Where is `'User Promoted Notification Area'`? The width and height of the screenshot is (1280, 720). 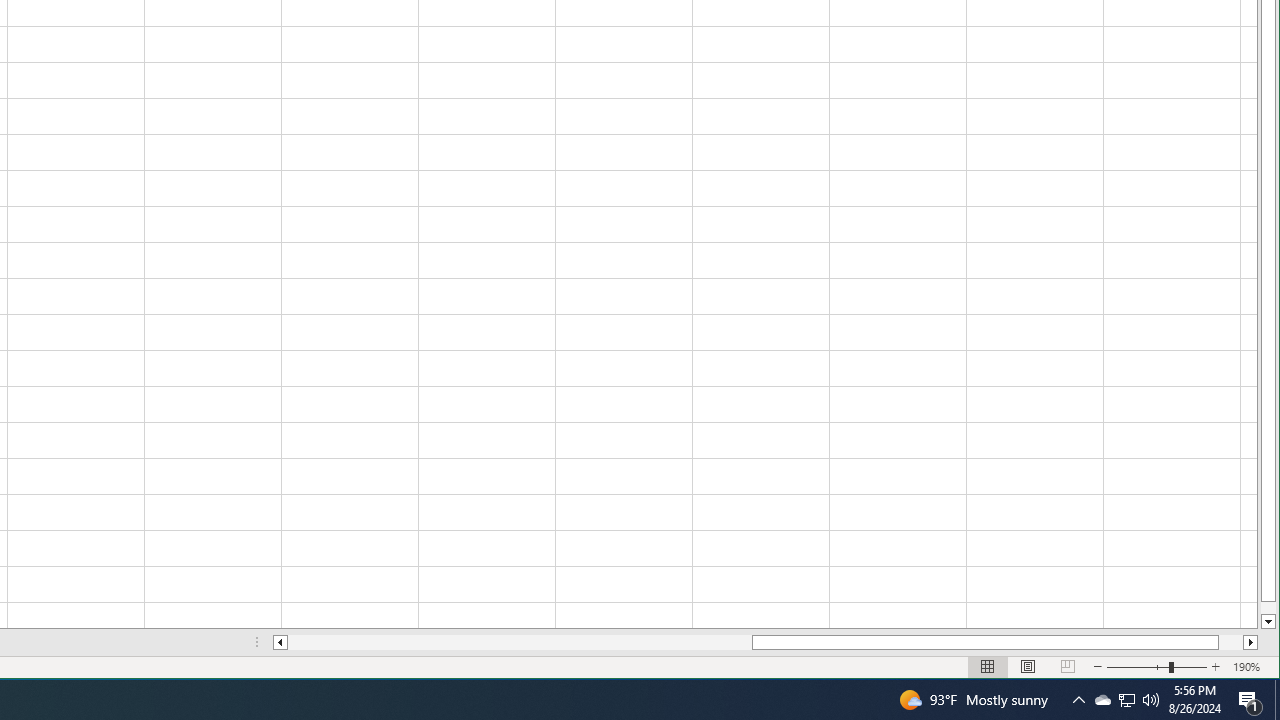 'User Promoted Notification Area' is located at coordinates (1101, 698).